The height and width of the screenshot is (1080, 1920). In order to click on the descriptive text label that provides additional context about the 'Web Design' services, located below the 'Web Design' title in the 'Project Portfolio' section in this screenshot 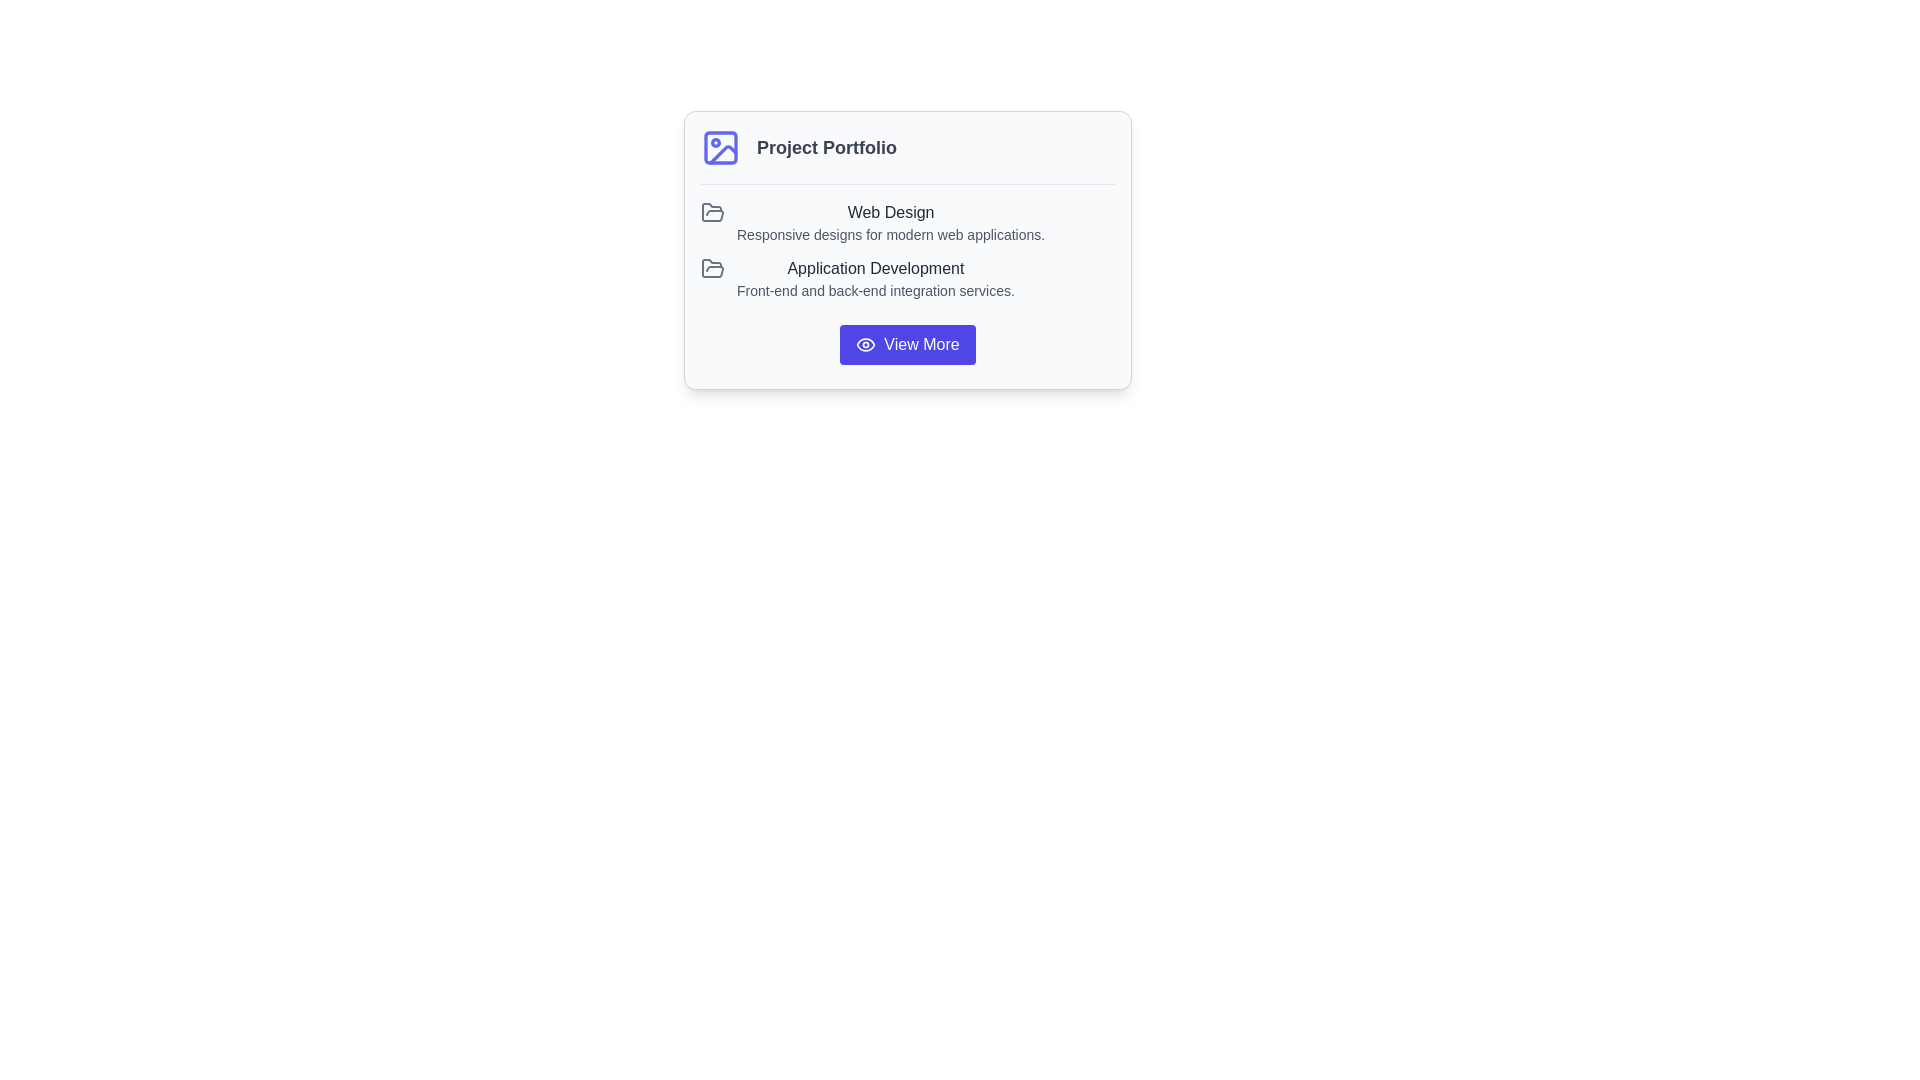, I will do `click(890, 234)`.